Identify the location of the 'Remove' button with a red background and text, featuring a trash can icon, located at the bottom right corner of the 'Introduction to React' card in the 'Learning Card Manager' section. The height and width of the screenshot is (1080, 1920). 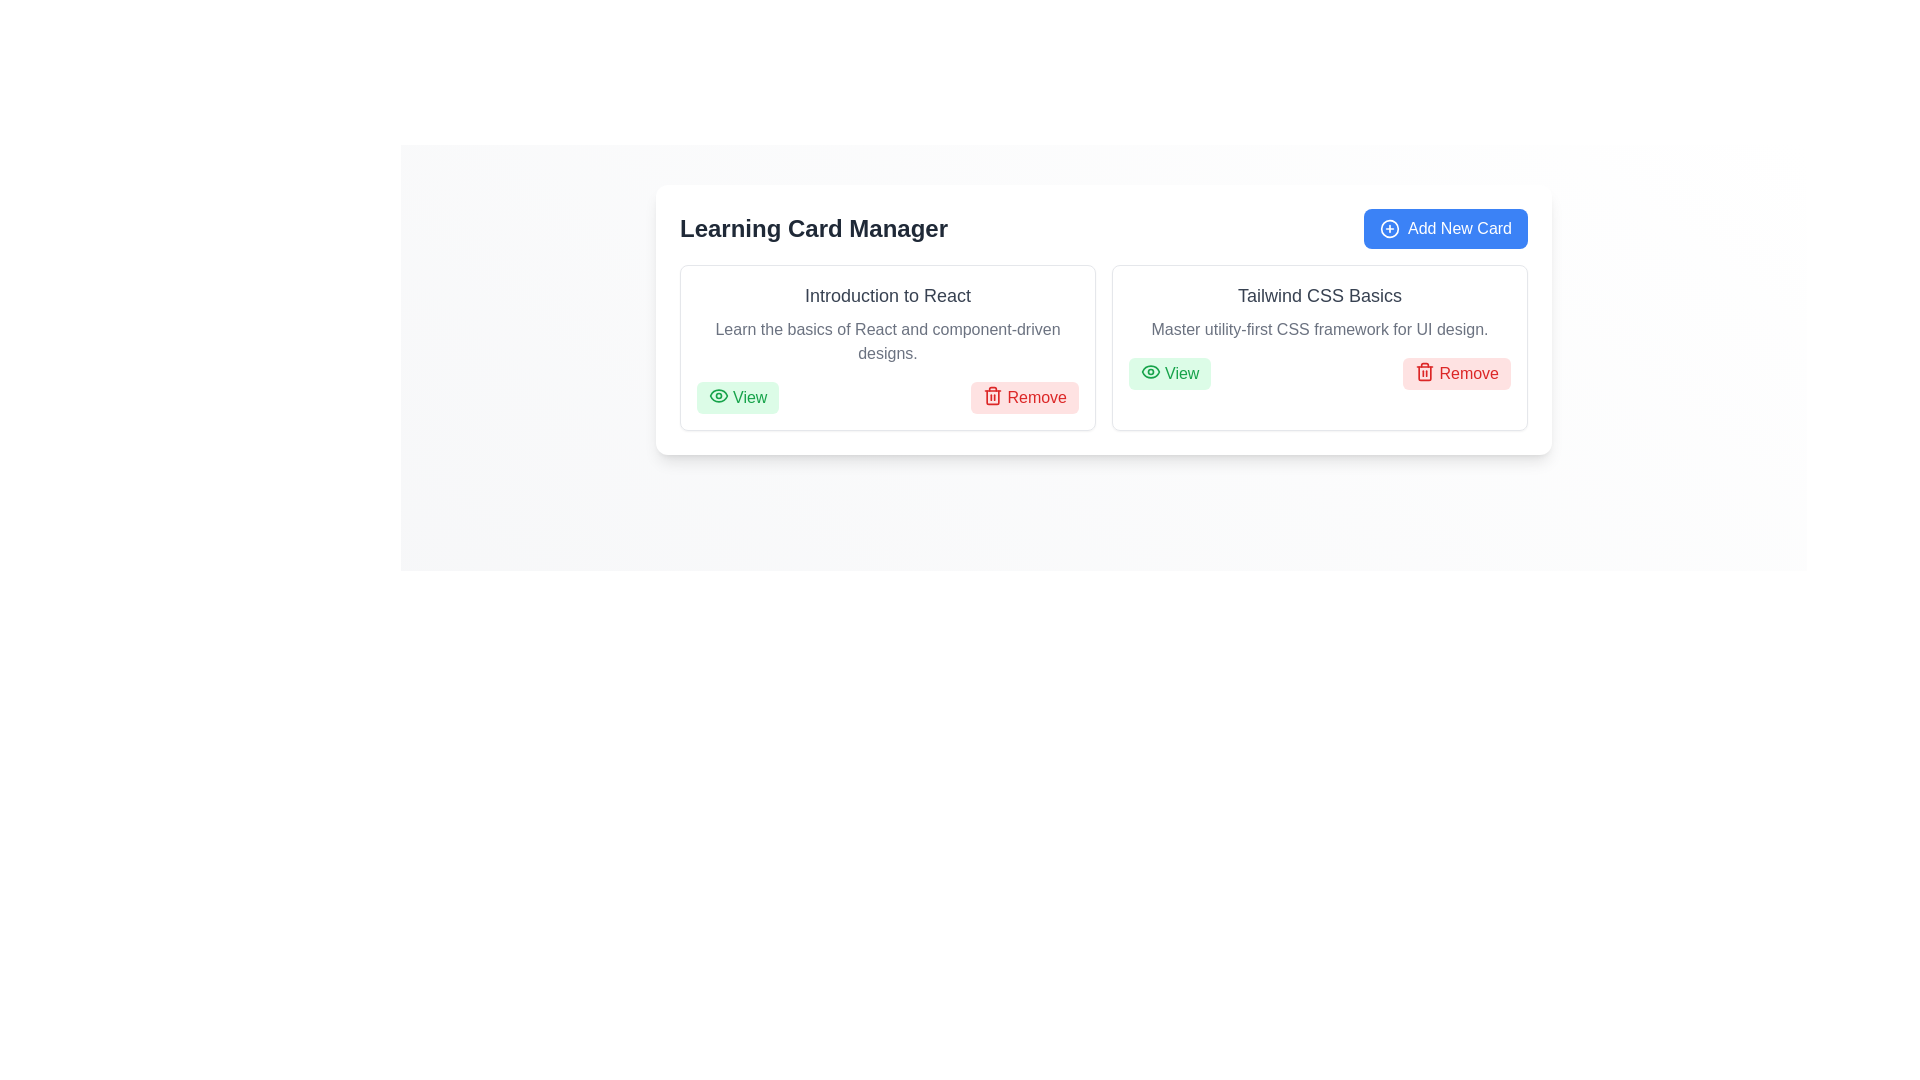
(1025, 397).